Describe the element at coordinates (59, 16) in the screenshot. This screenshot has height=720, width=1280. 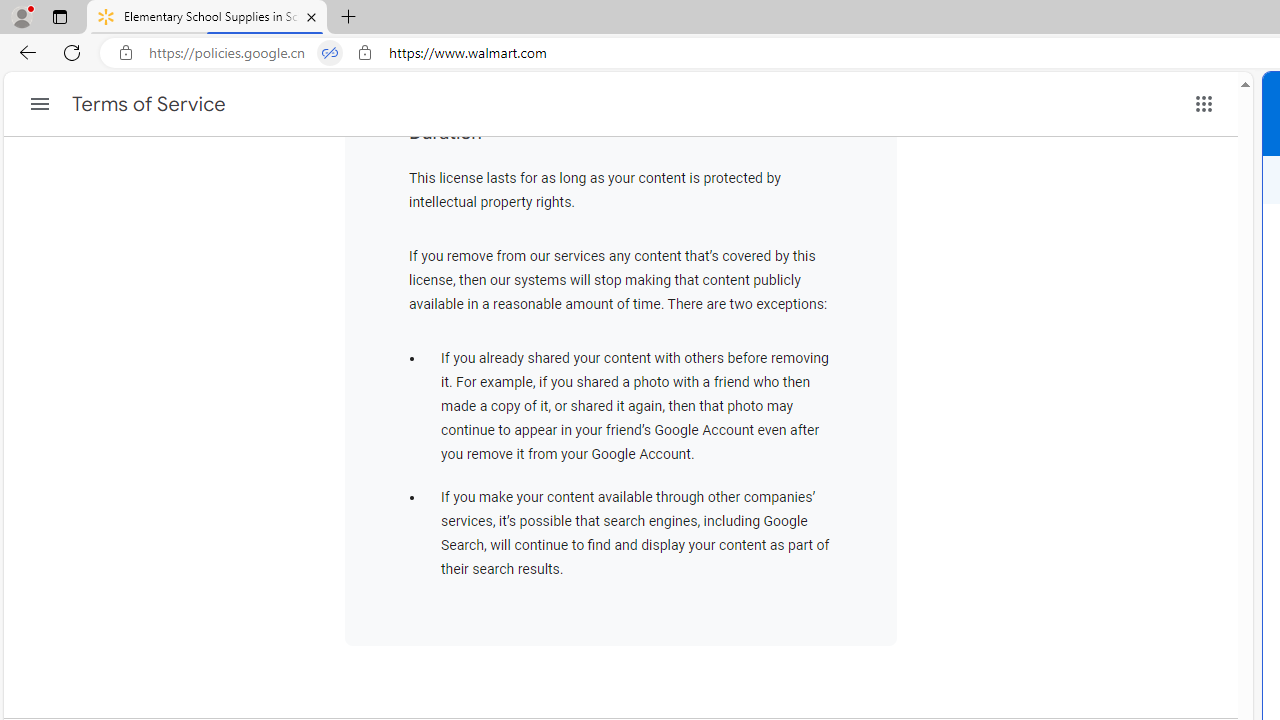
I see `'Tab actions menu'` at that location.